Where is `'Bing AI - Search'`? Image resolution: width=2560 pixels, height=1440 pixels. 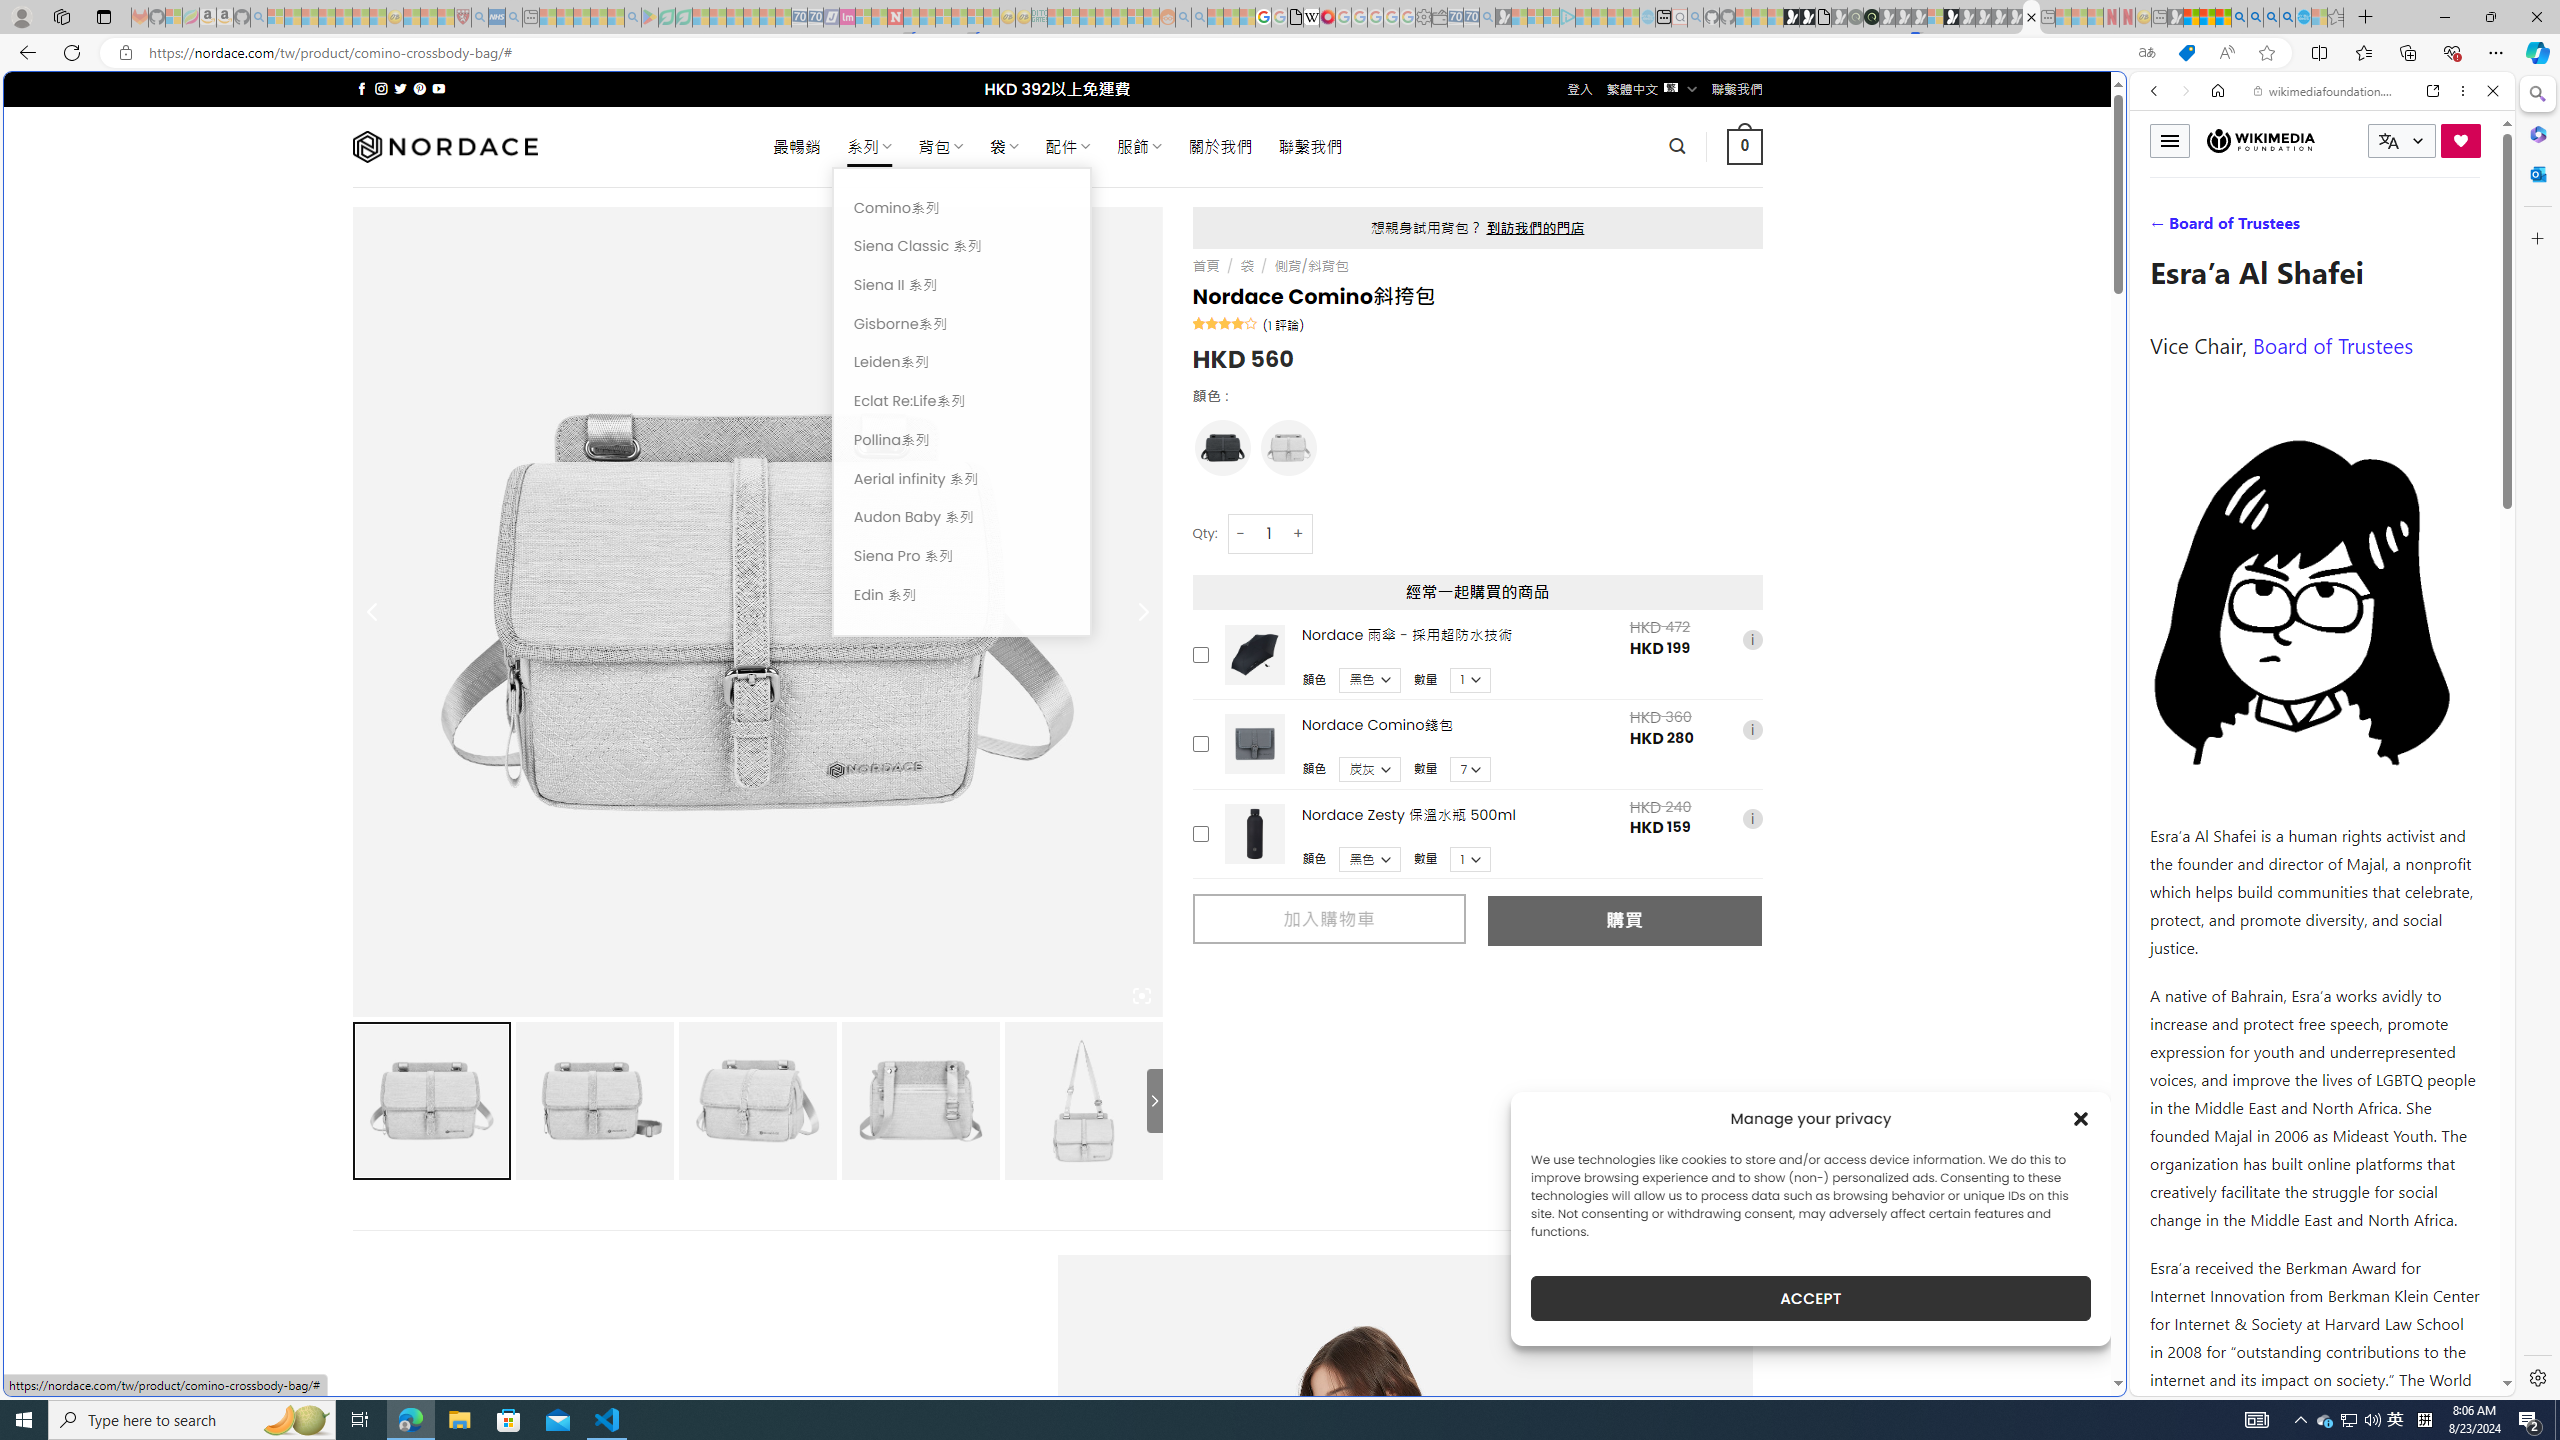
'Bing AI - Search' is located at coordinates (2237, 16).